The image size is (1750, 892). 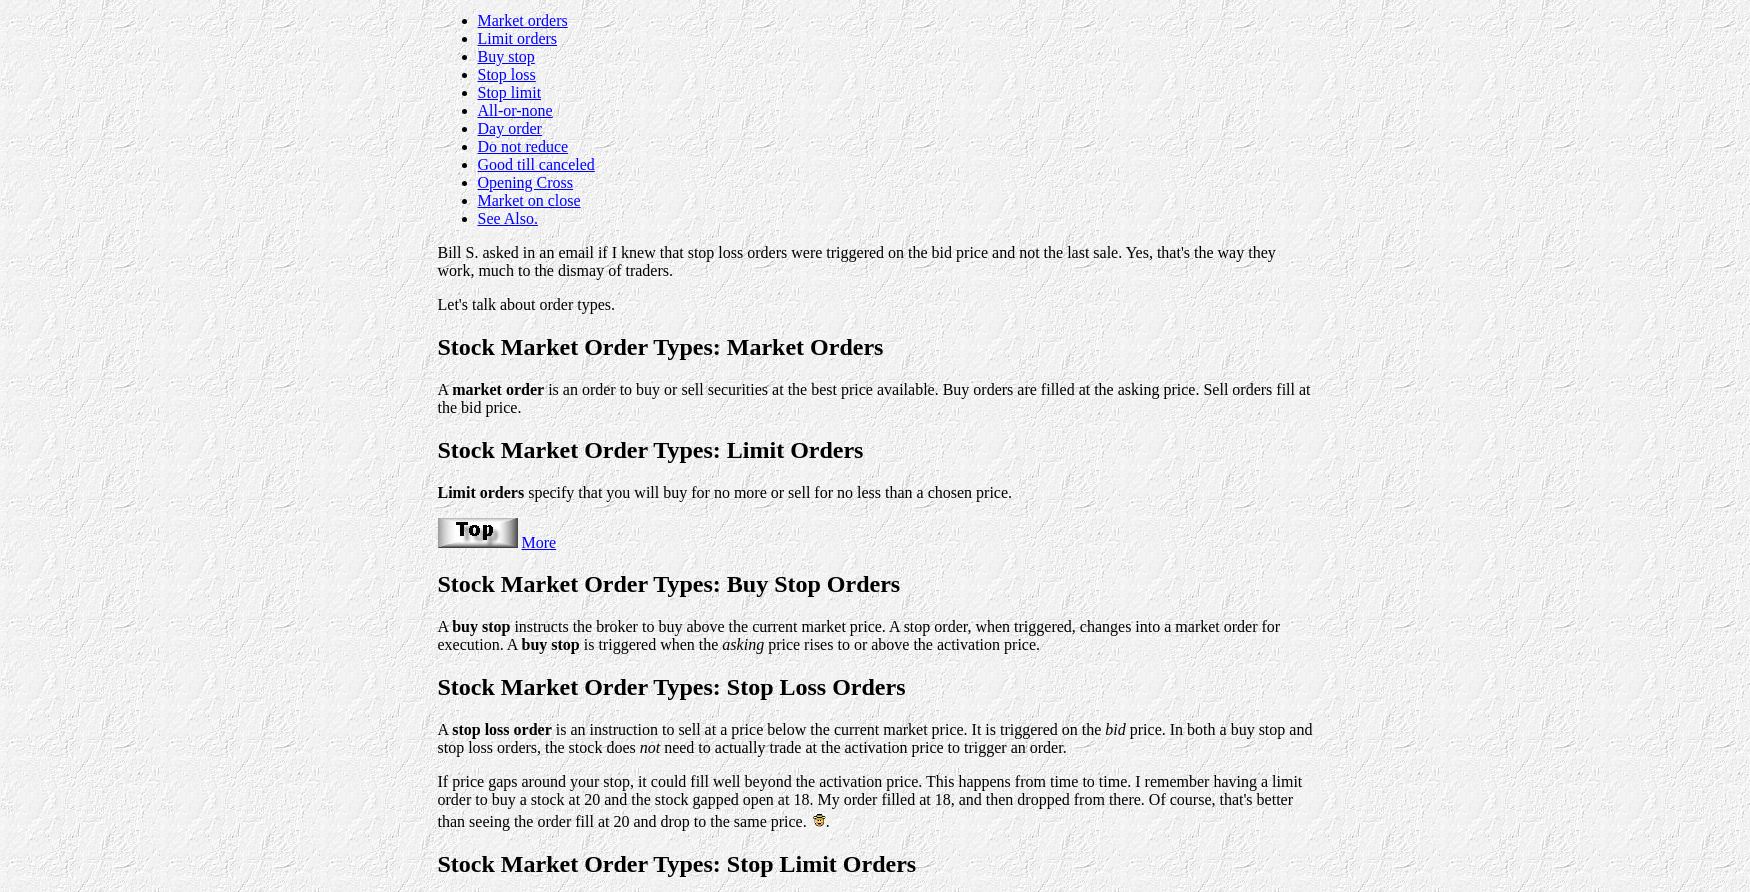 What do you see at coordinates (508, 126) in the screenshot?
I see `'Day order'` at bounding box center [508, 126].